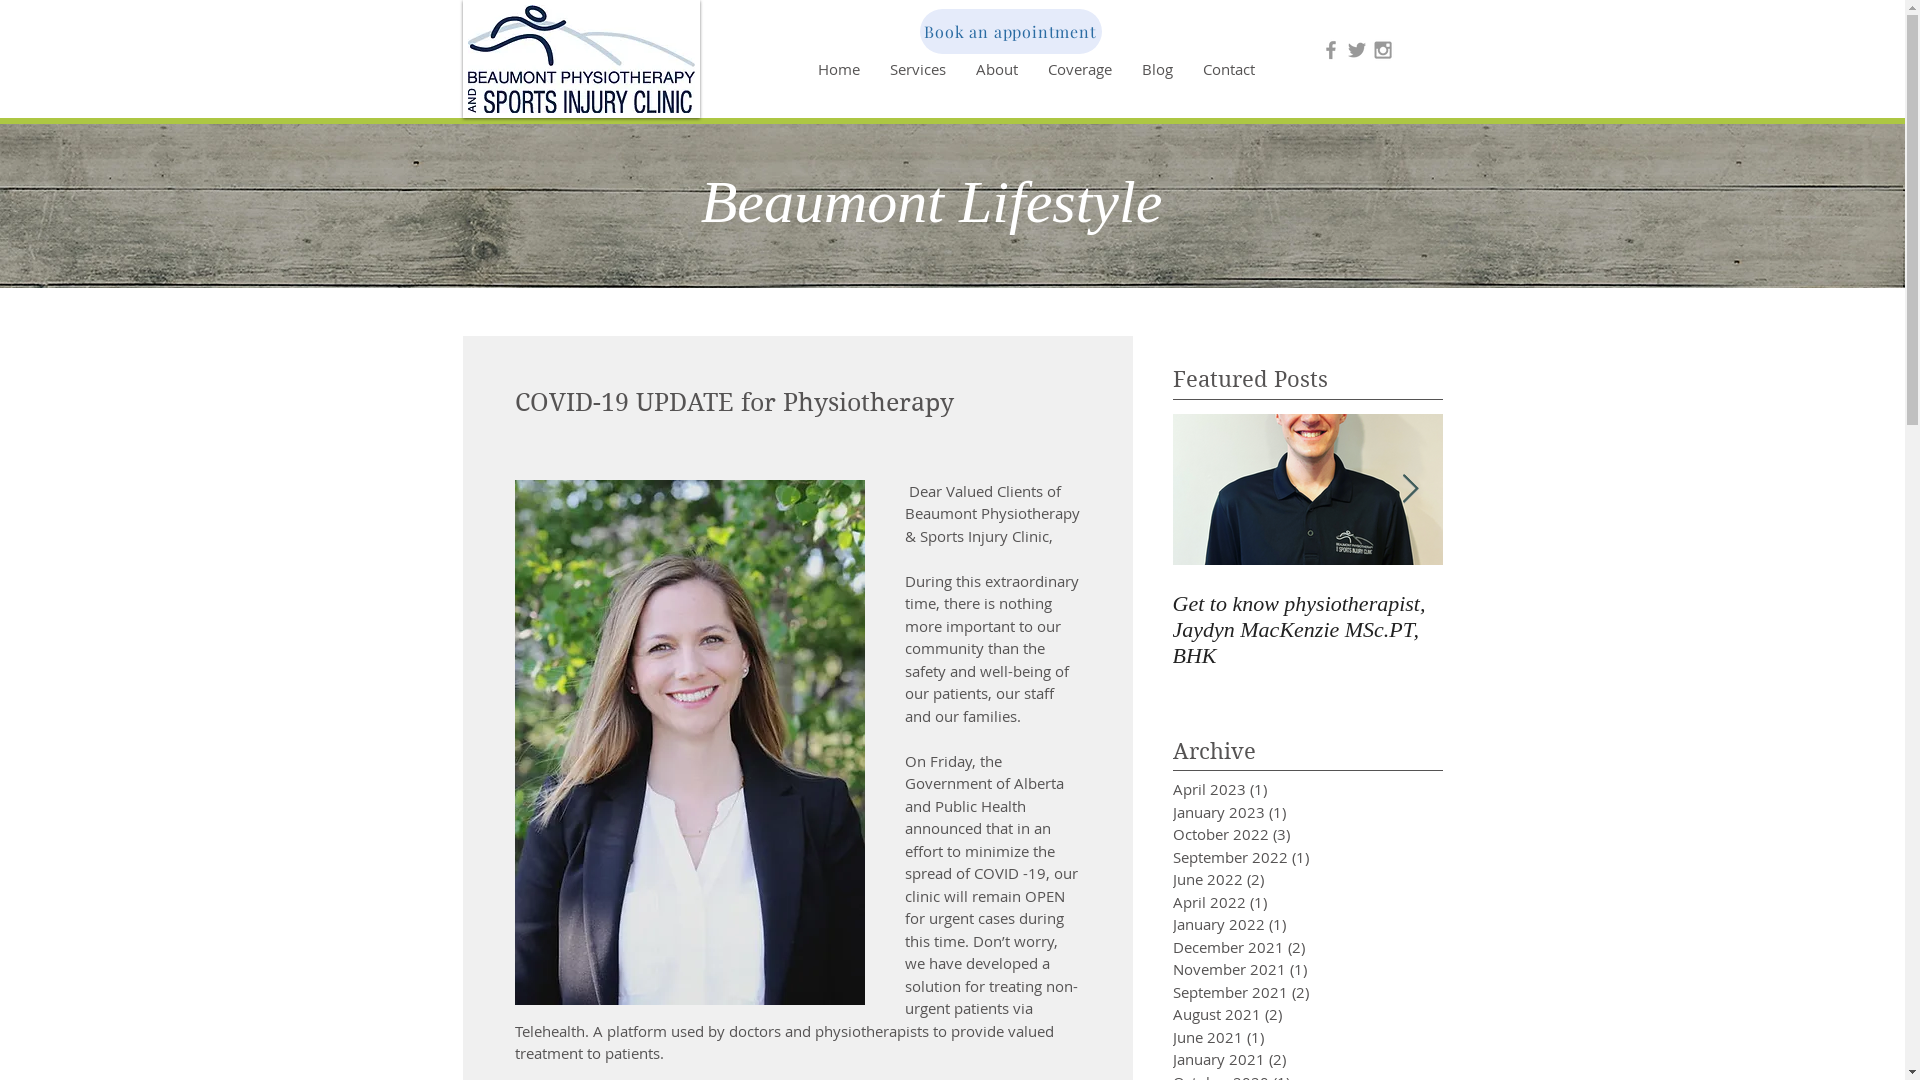  I want to click on 'January 2023 (1)', so click(1171, 812).